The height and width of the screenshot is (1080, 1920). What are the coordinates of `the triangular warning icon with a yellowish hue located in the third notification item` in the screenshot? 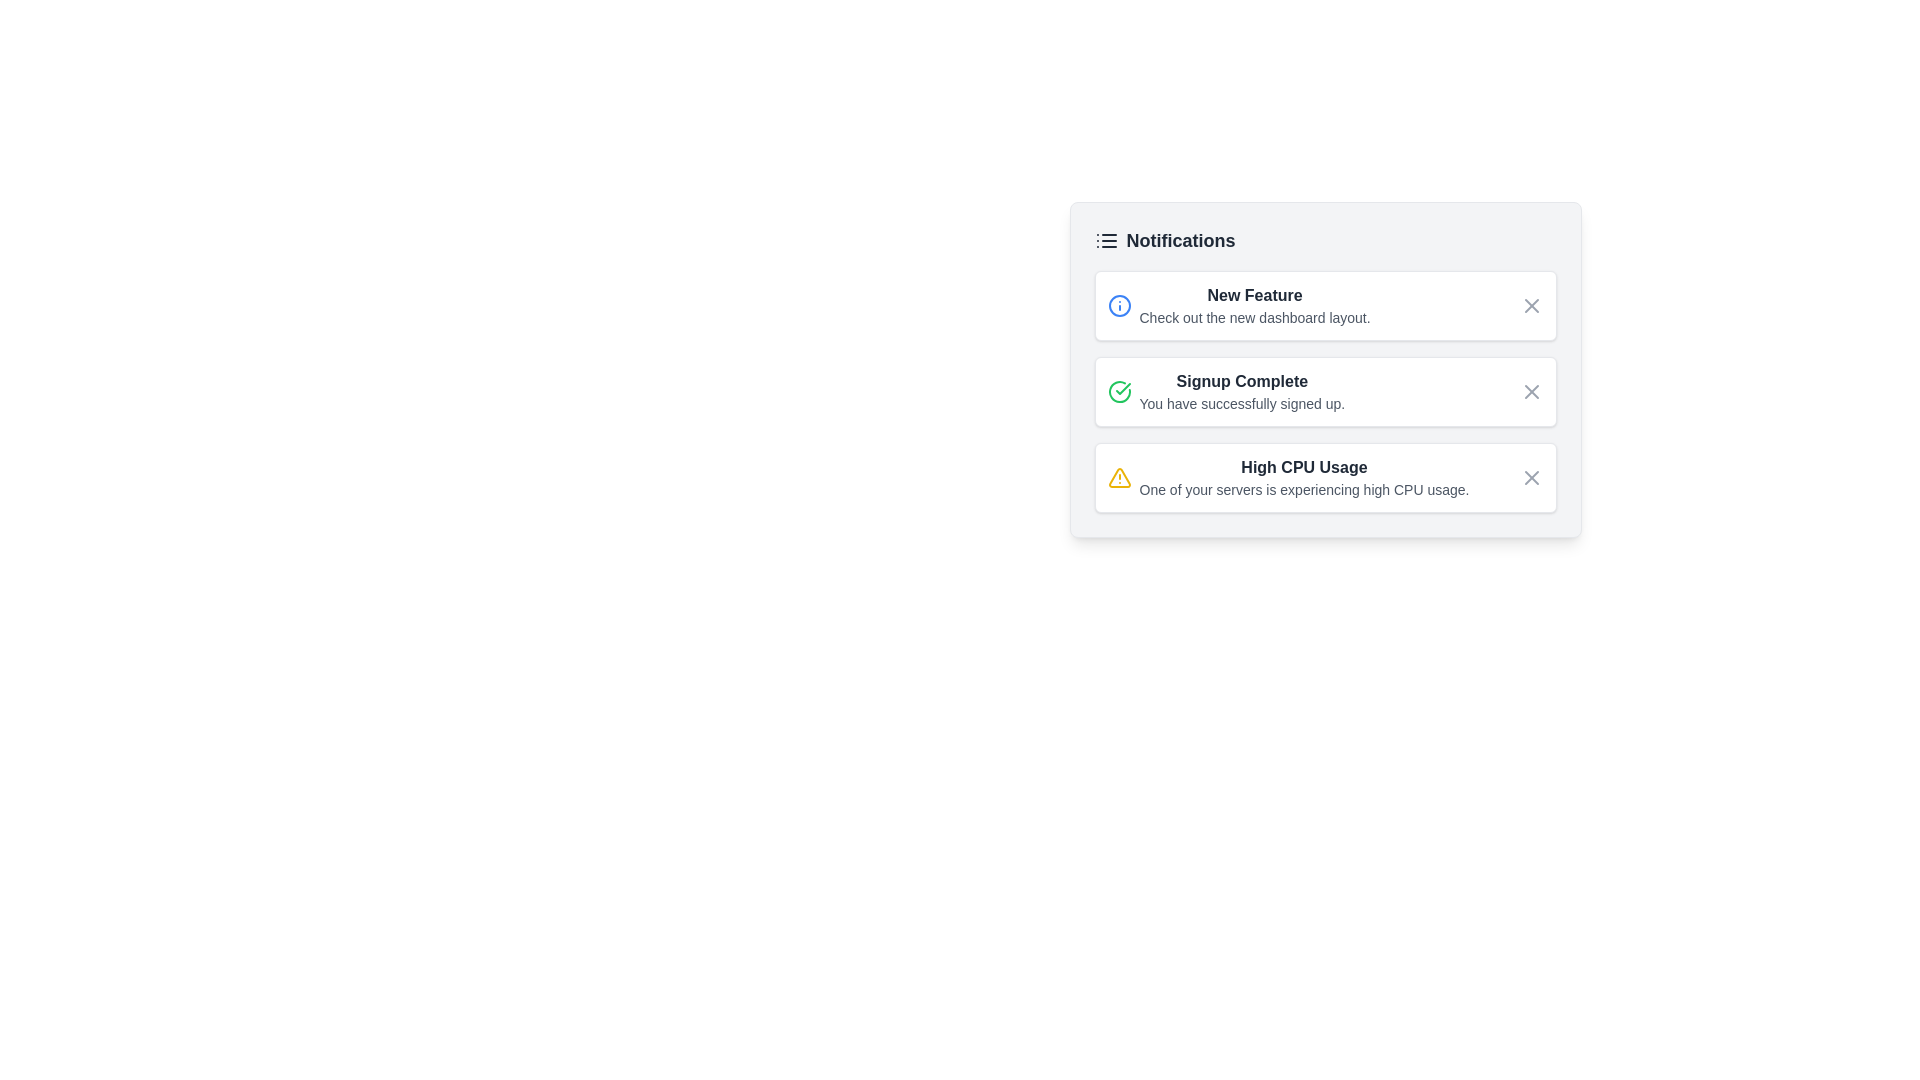 It's located at (1118, 478).